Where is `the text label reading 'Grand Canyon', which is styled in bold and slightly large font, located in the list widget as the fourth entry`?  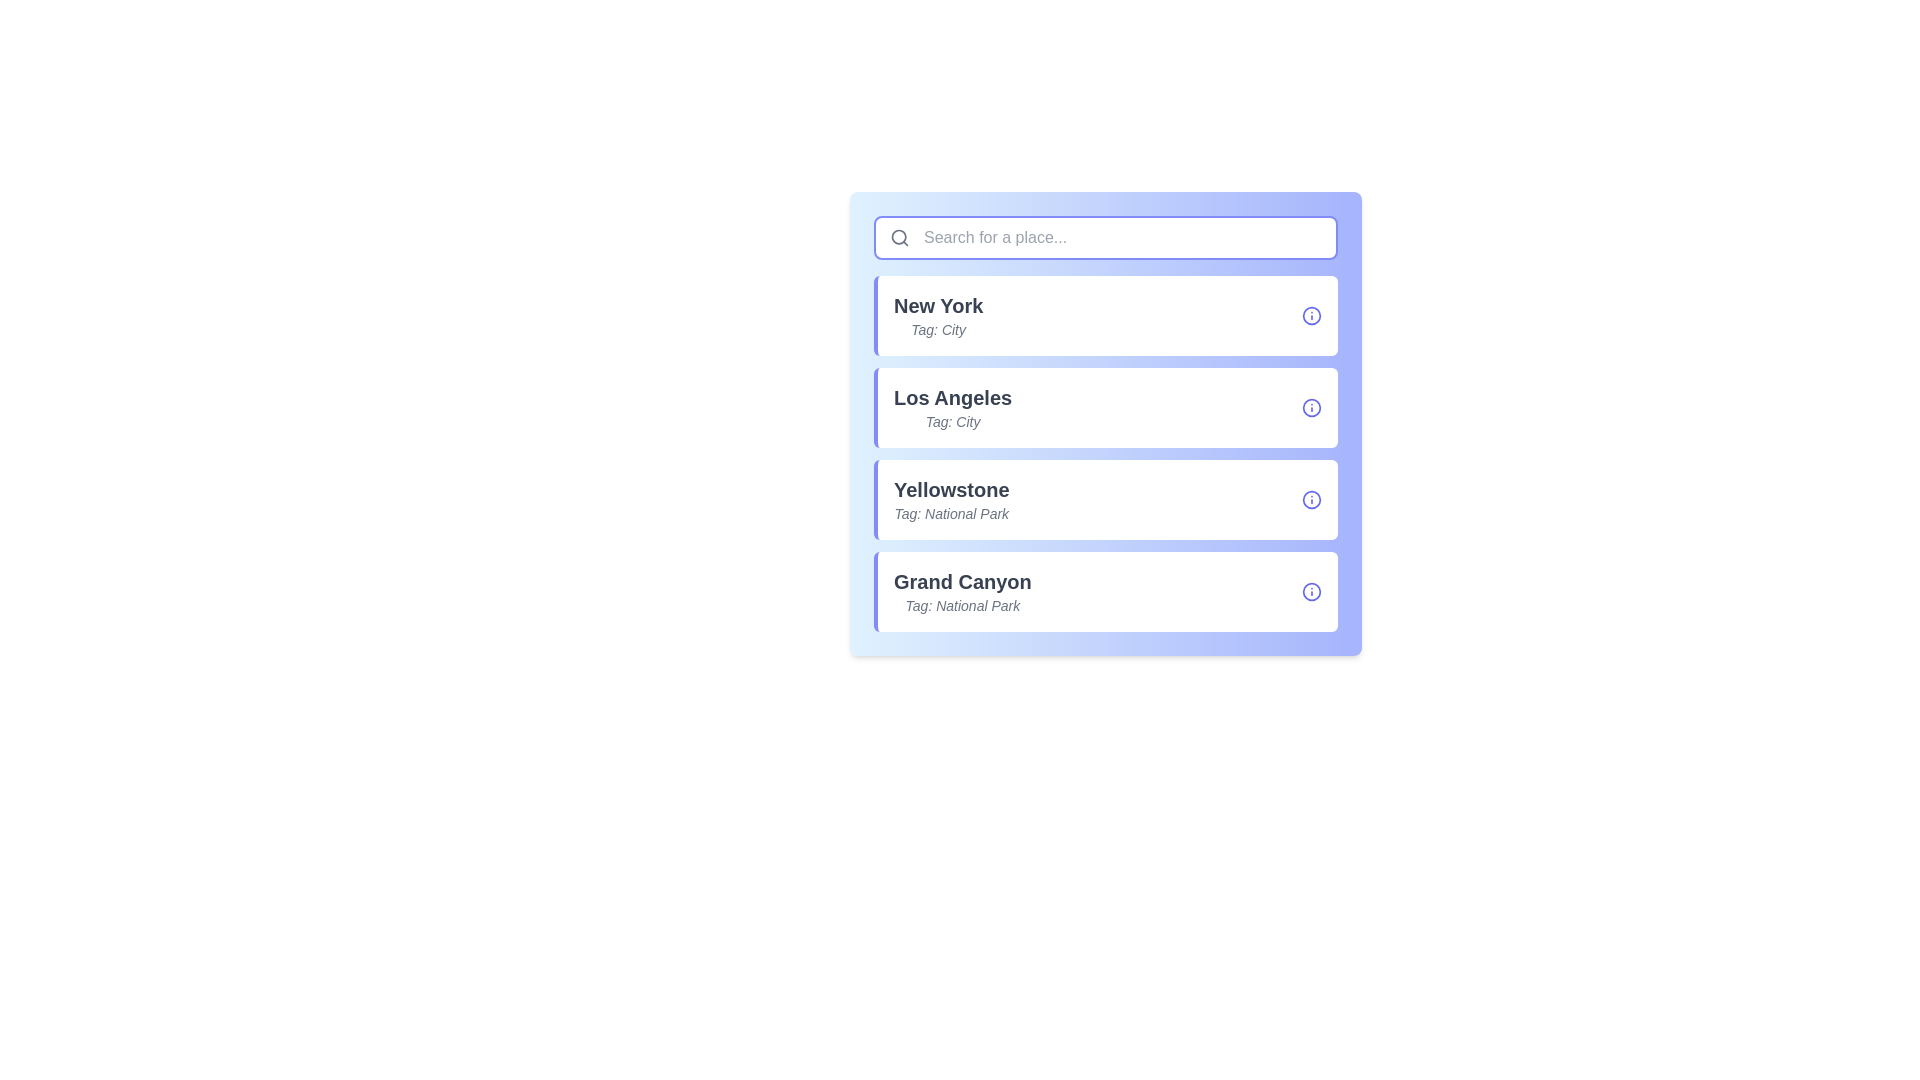 the text label reading 'Grand Canyon', which is styled in bold and slightly large font, located in the list widget as the fourth entry is located at coordinates (962, 582).